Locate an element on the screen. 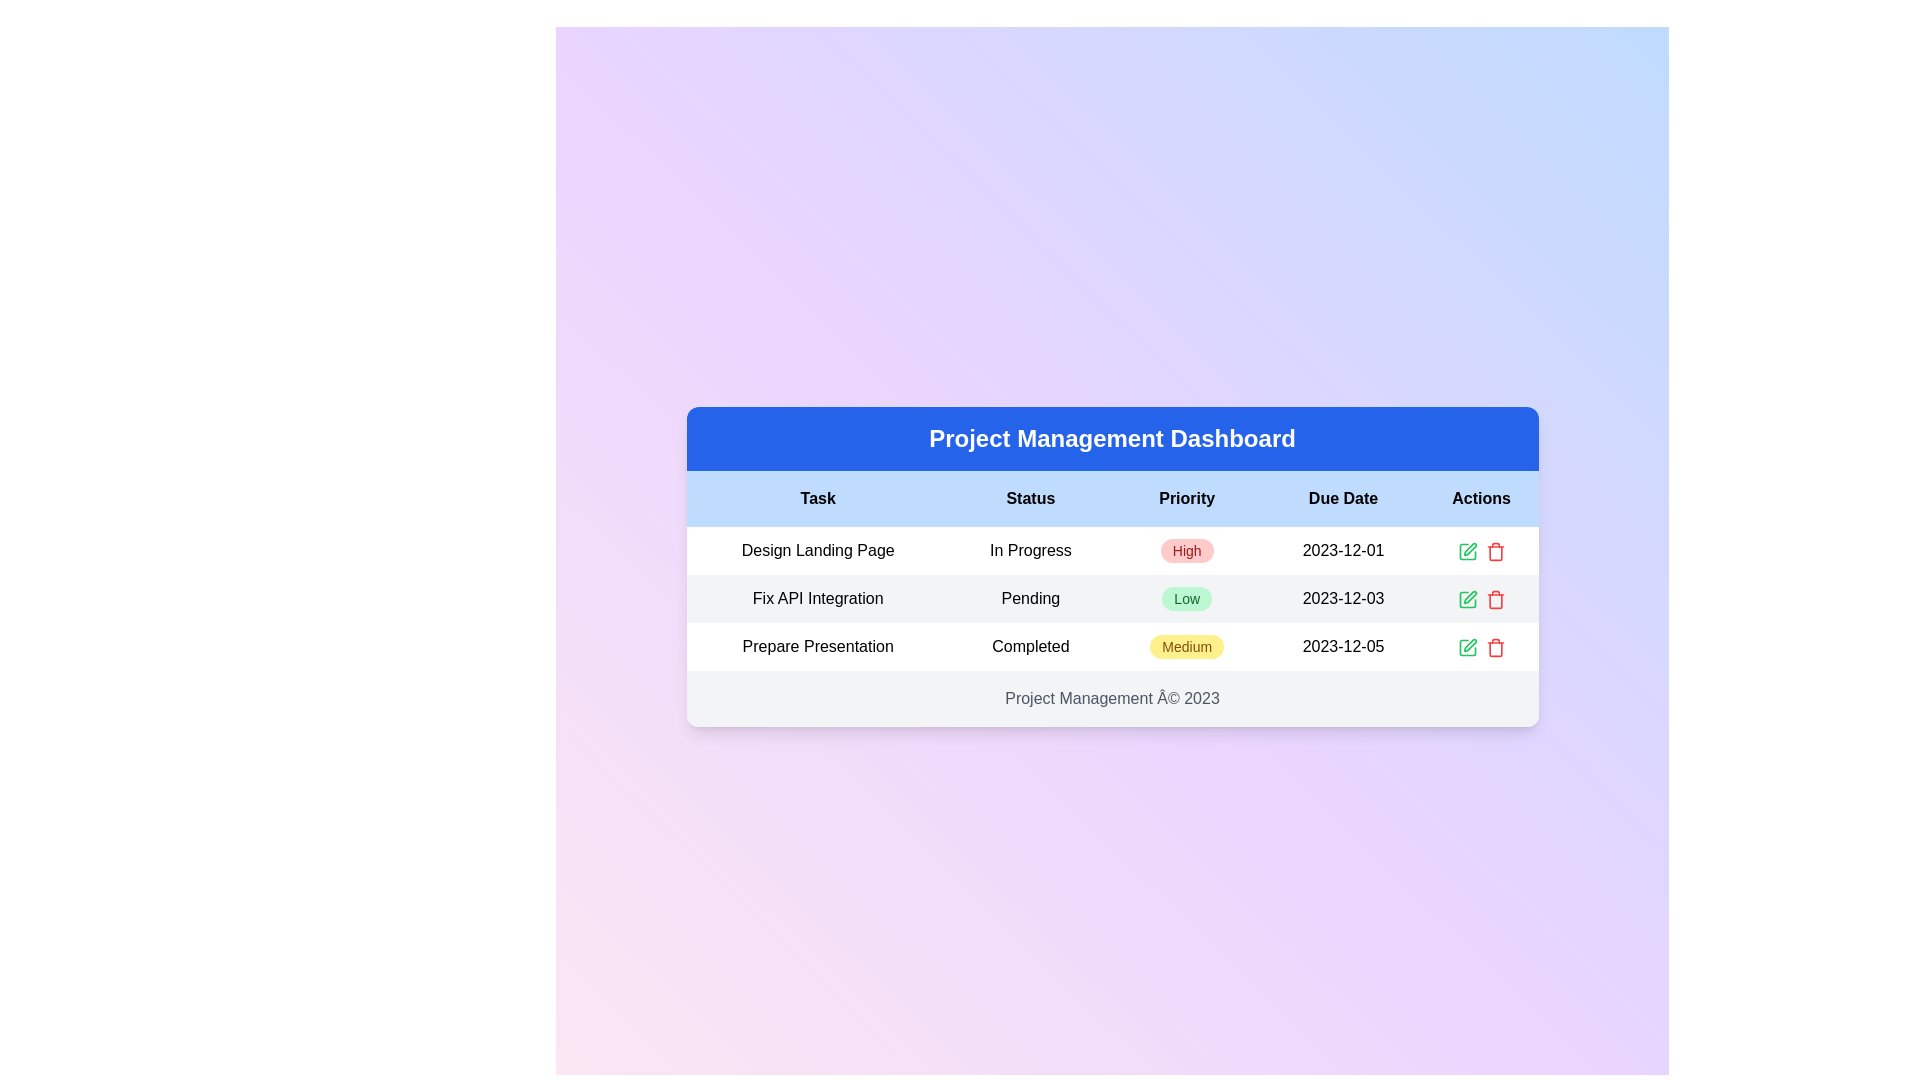 This screenshot has width=1920, height=1080. the 'Status' text label, which is a bold header element located in the second column of a light blue background table header, between 'Task' and 'Priority' is located at coordinates (1030, 497).